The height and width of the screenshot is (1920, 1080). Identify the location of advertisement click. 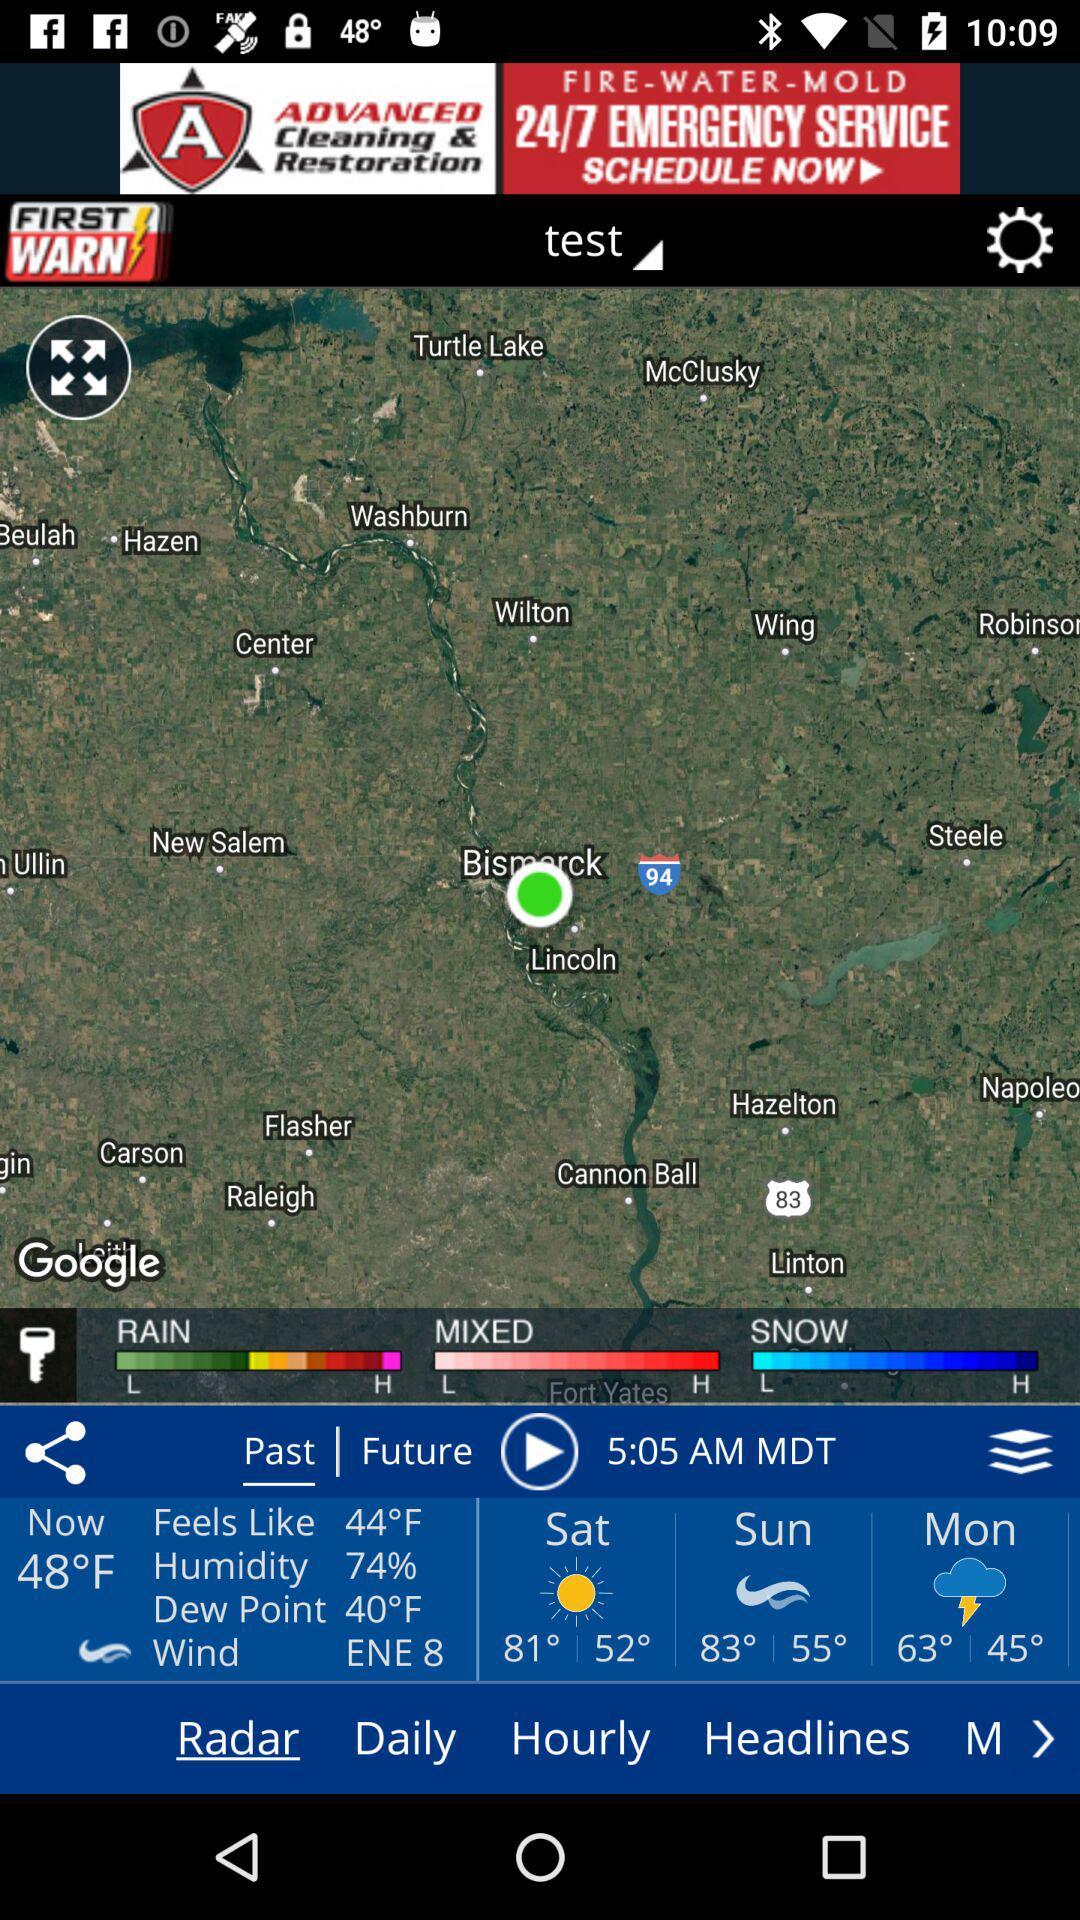
(540, 127).